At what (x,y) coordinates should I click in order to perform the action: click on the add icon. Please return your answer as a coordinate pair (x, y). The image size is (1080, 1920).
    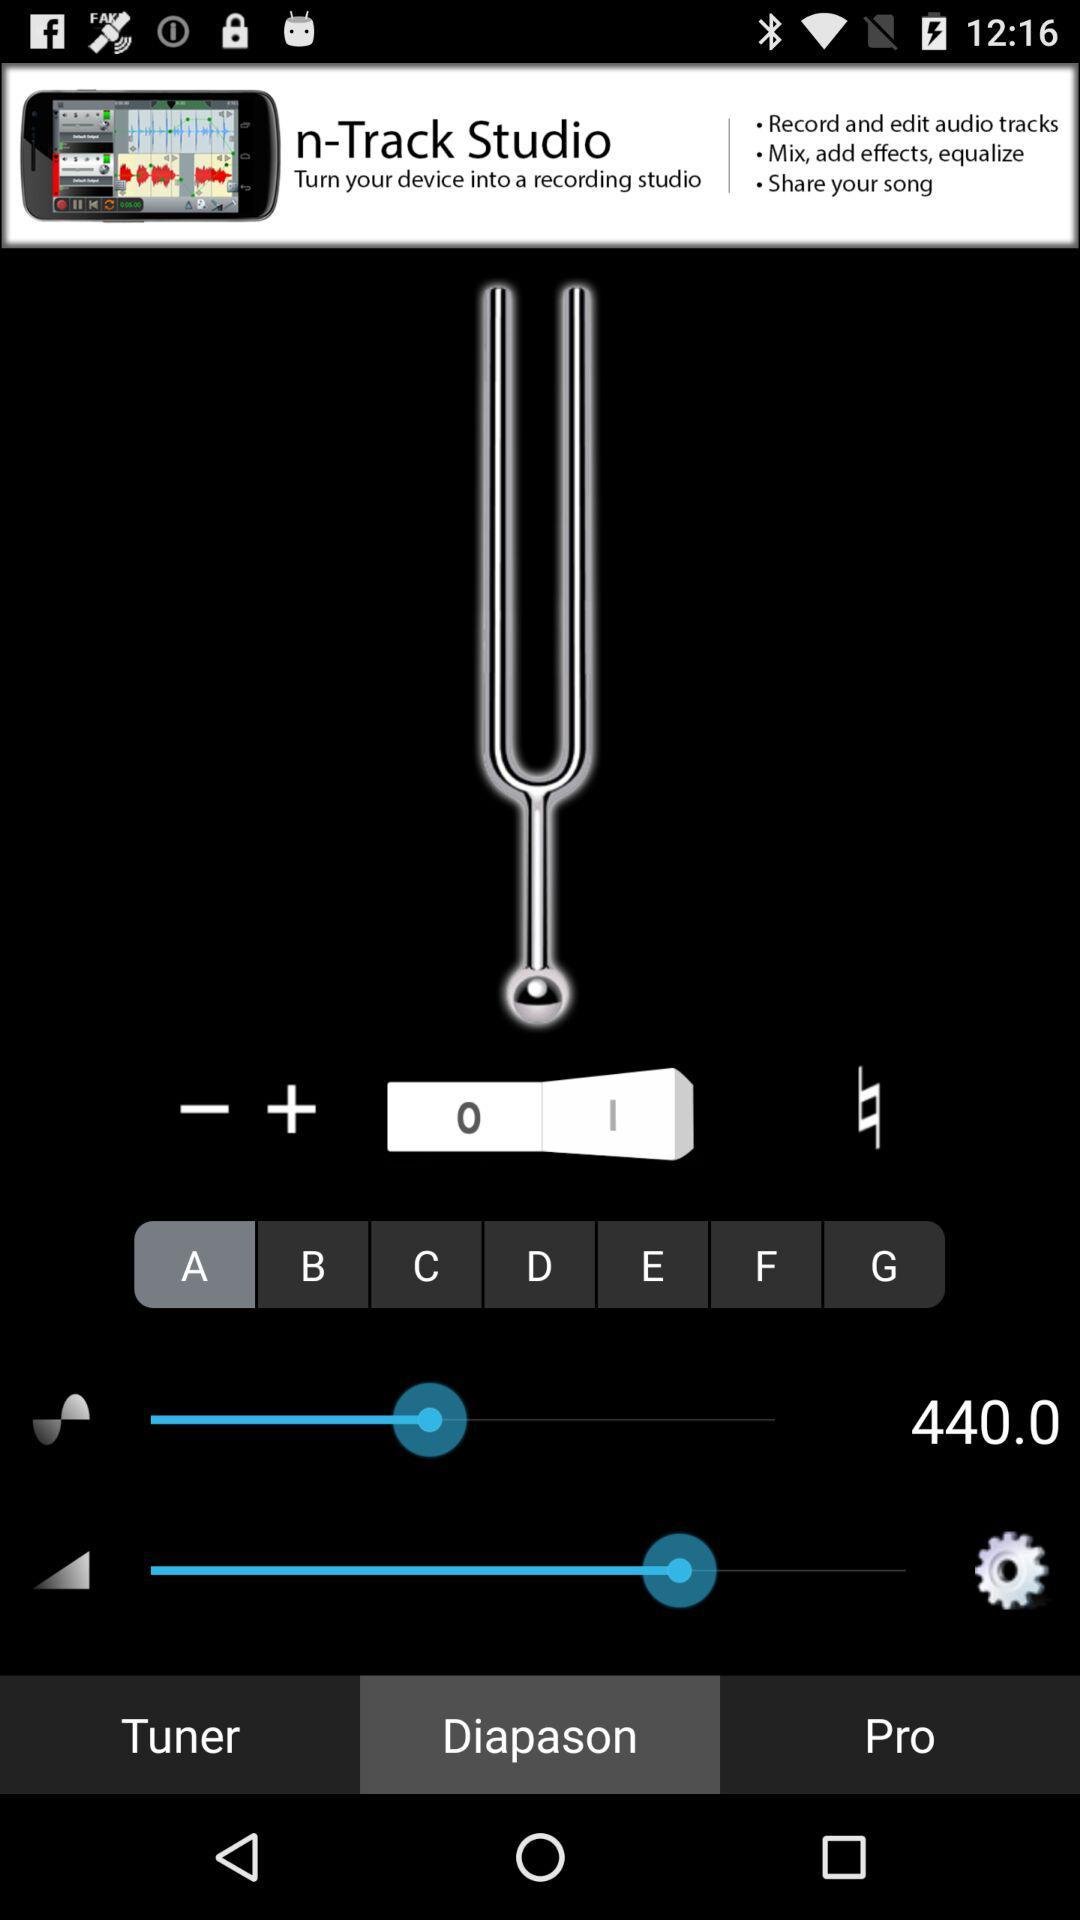
    Looking at the image, I should click on (292, 1185).